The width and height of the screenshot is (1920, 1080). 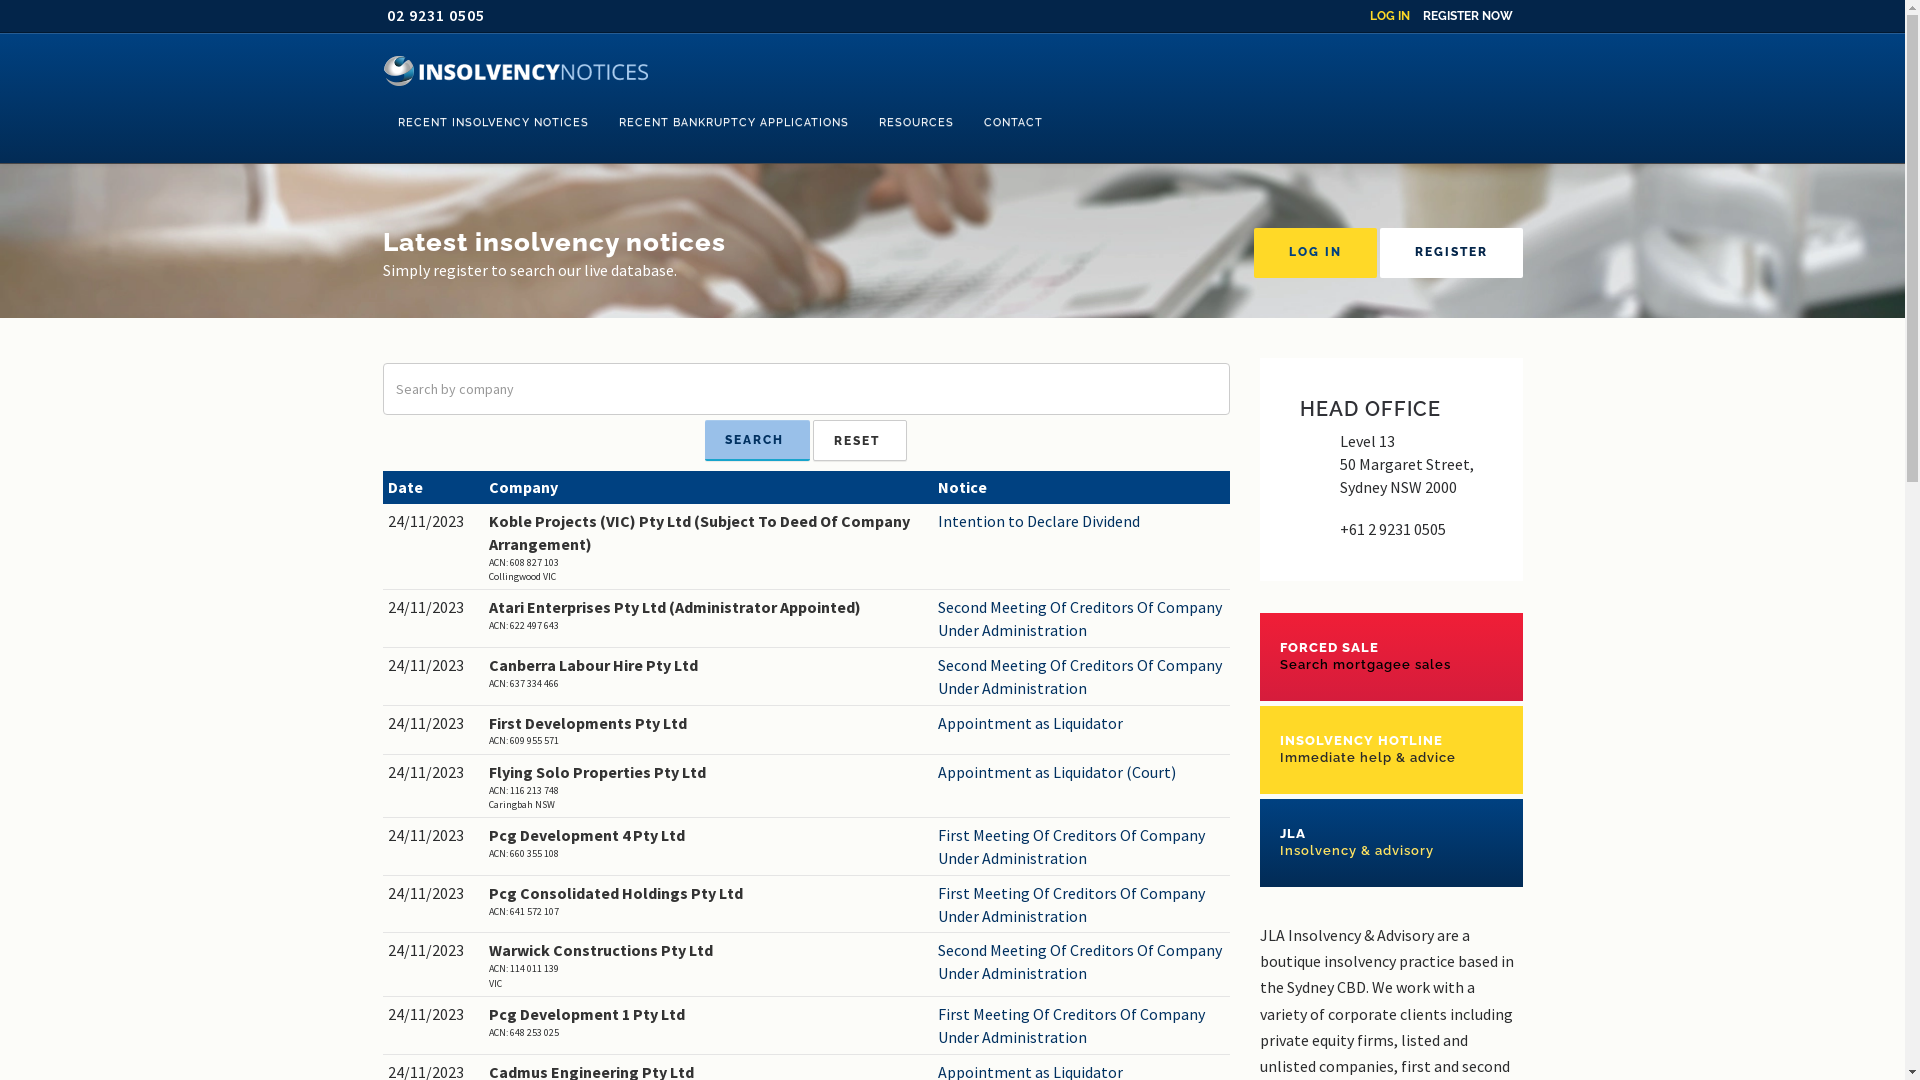 What do you see at coordinates (733, 123) in the screenshot?
I see `'RECENT BANKRUPTCY APPLICATIONS'` at bounding box center [733, 123].